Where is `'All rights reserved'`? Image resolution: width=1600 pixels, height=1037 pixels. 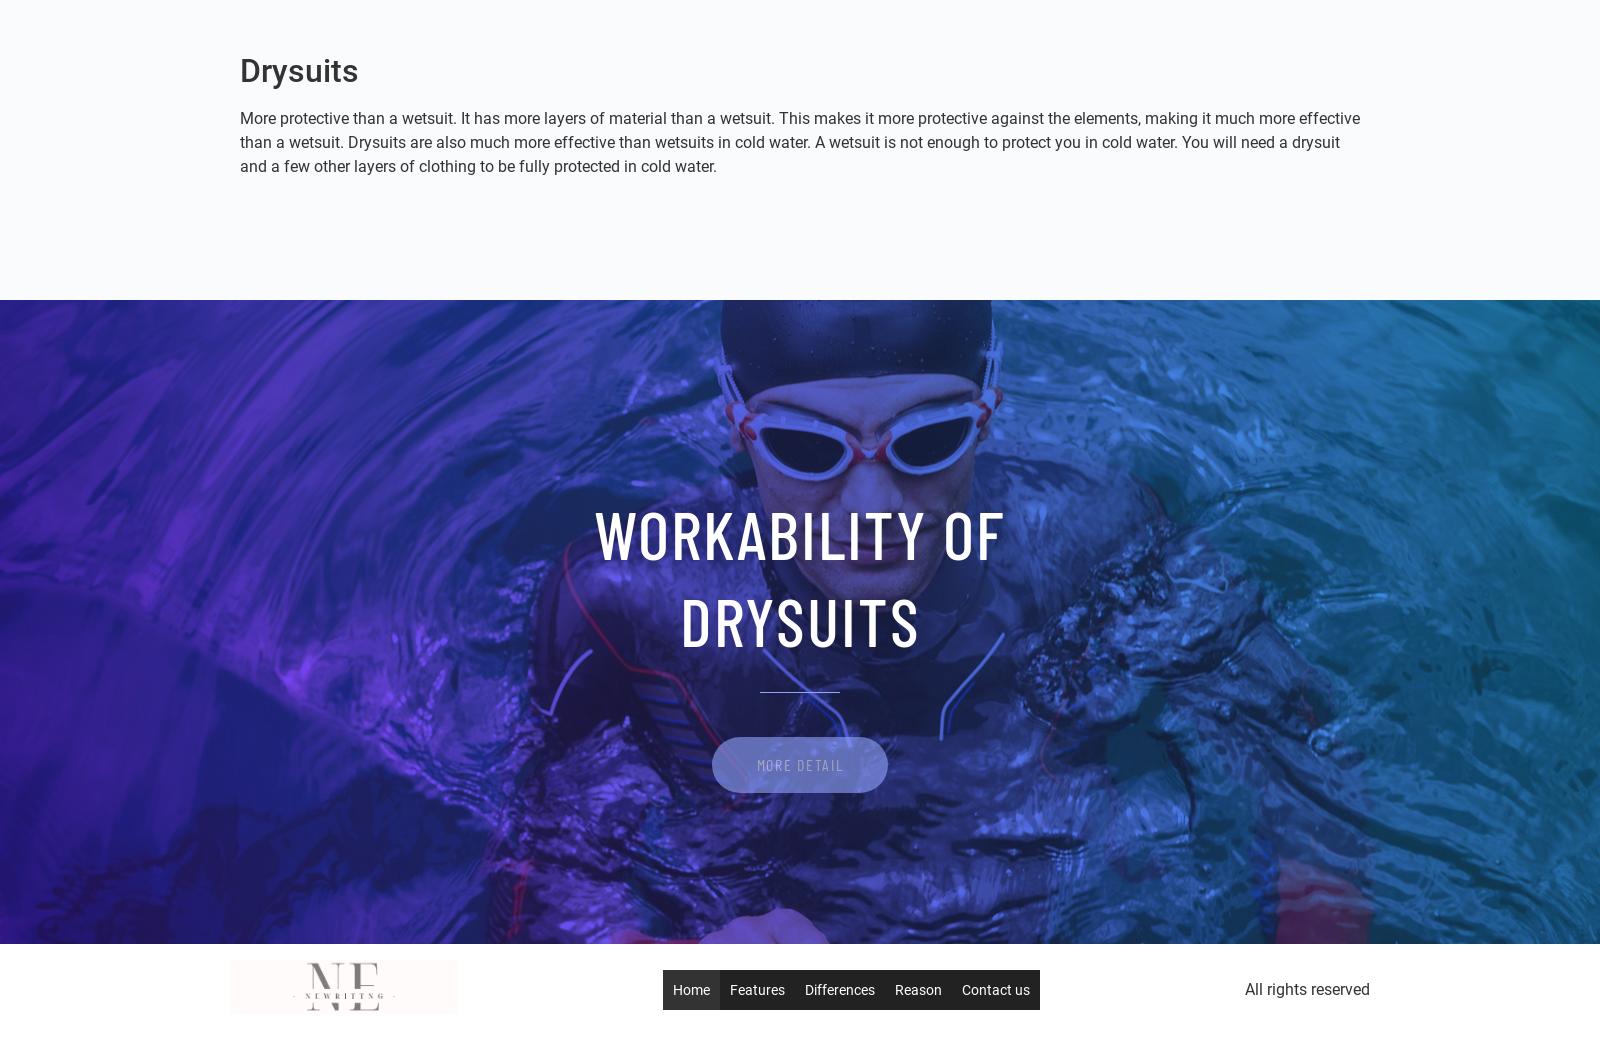
'All rights reserved' is located at coordinates (1306, 989).